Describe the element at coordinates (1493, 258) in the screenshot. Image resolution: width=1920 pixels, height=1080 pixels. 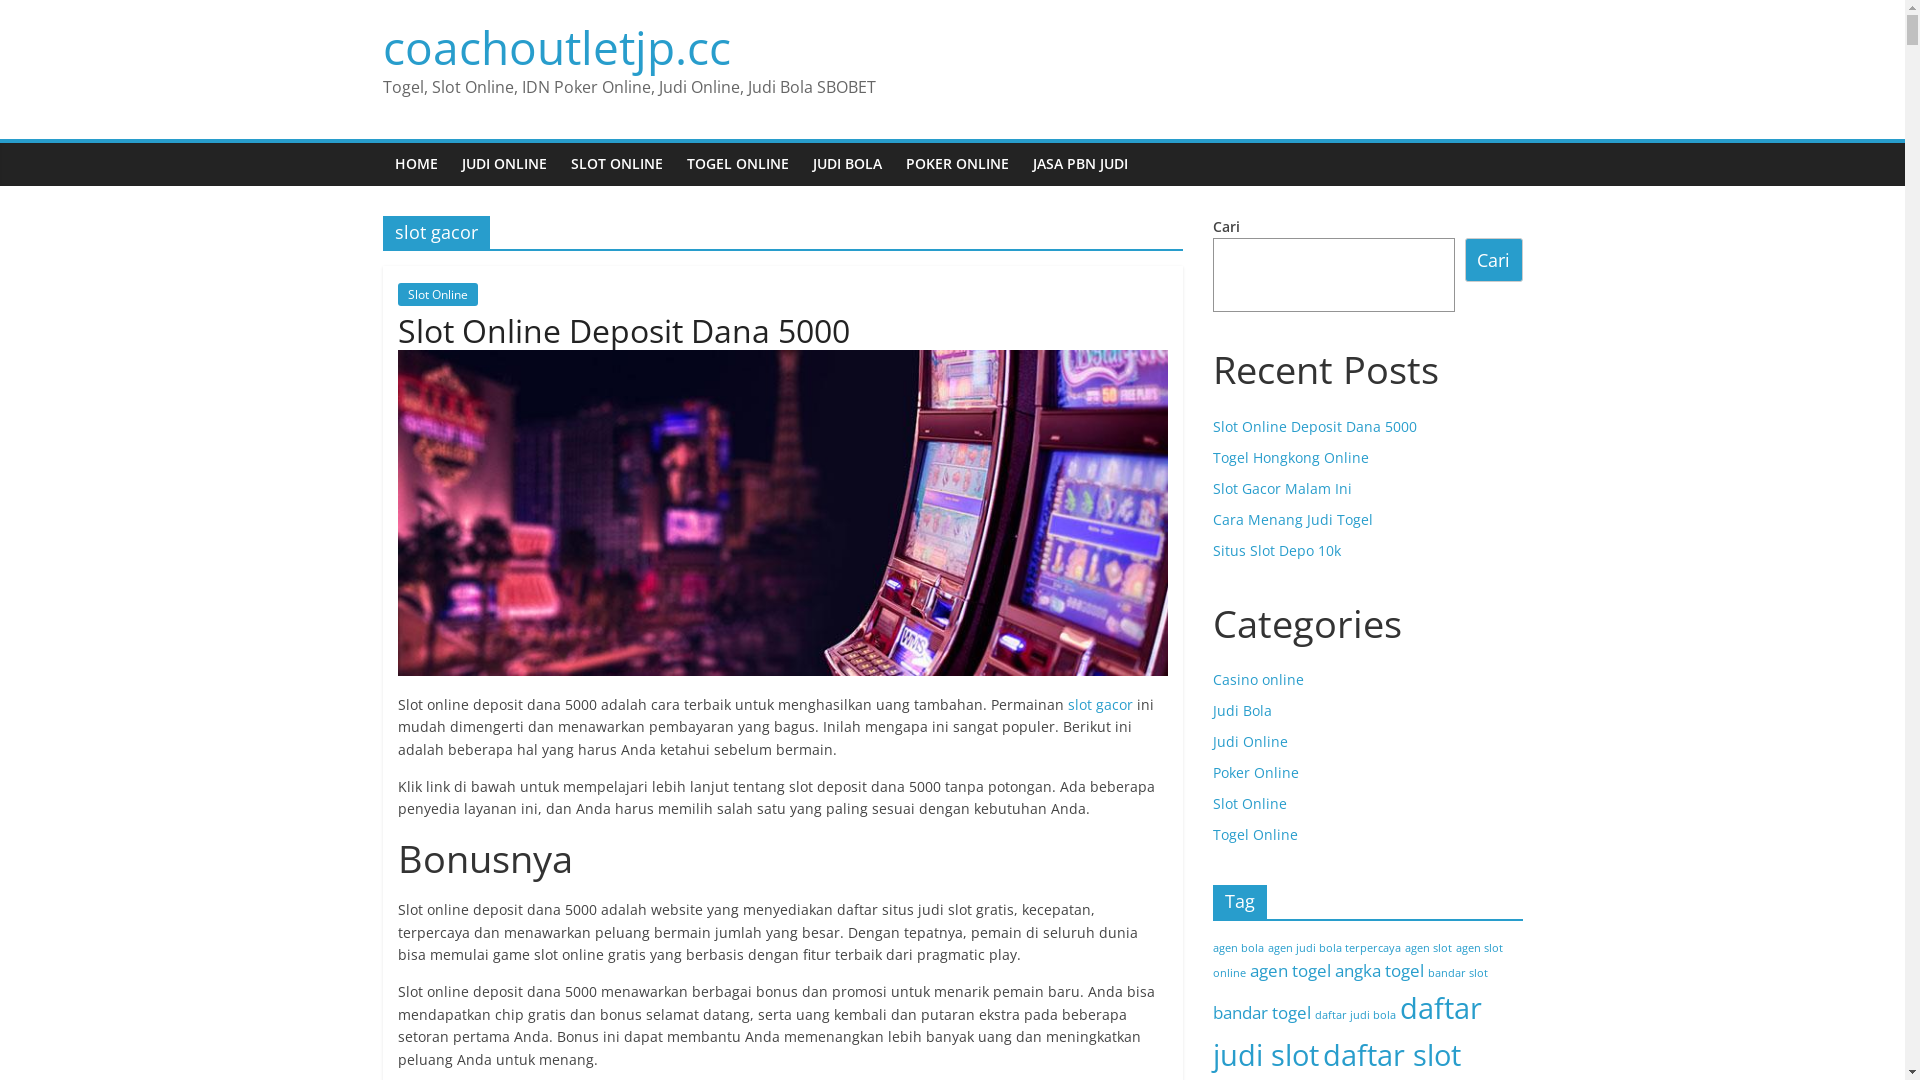
I see `'Cari'` at that location.